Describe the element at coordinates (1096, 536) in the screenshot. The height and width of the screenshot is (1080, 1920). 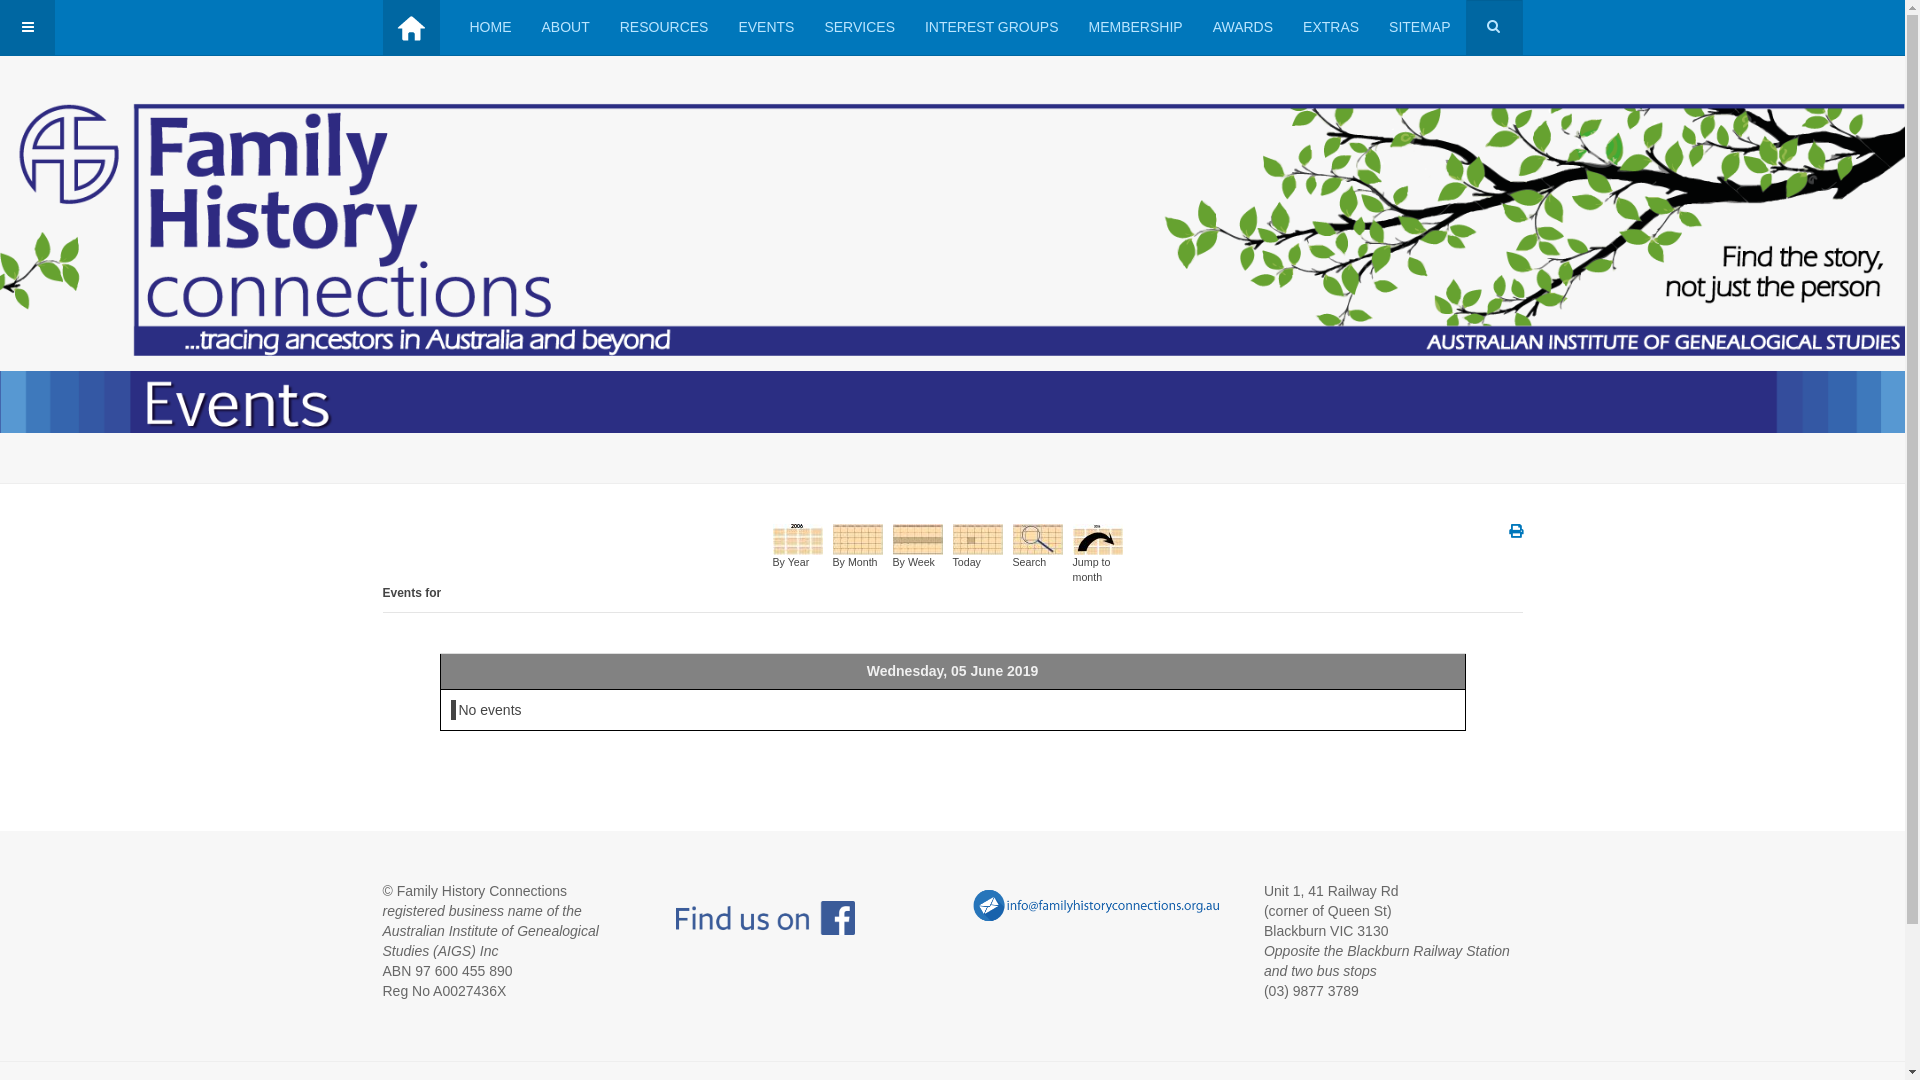
I see `'Jump to month'` at that location.